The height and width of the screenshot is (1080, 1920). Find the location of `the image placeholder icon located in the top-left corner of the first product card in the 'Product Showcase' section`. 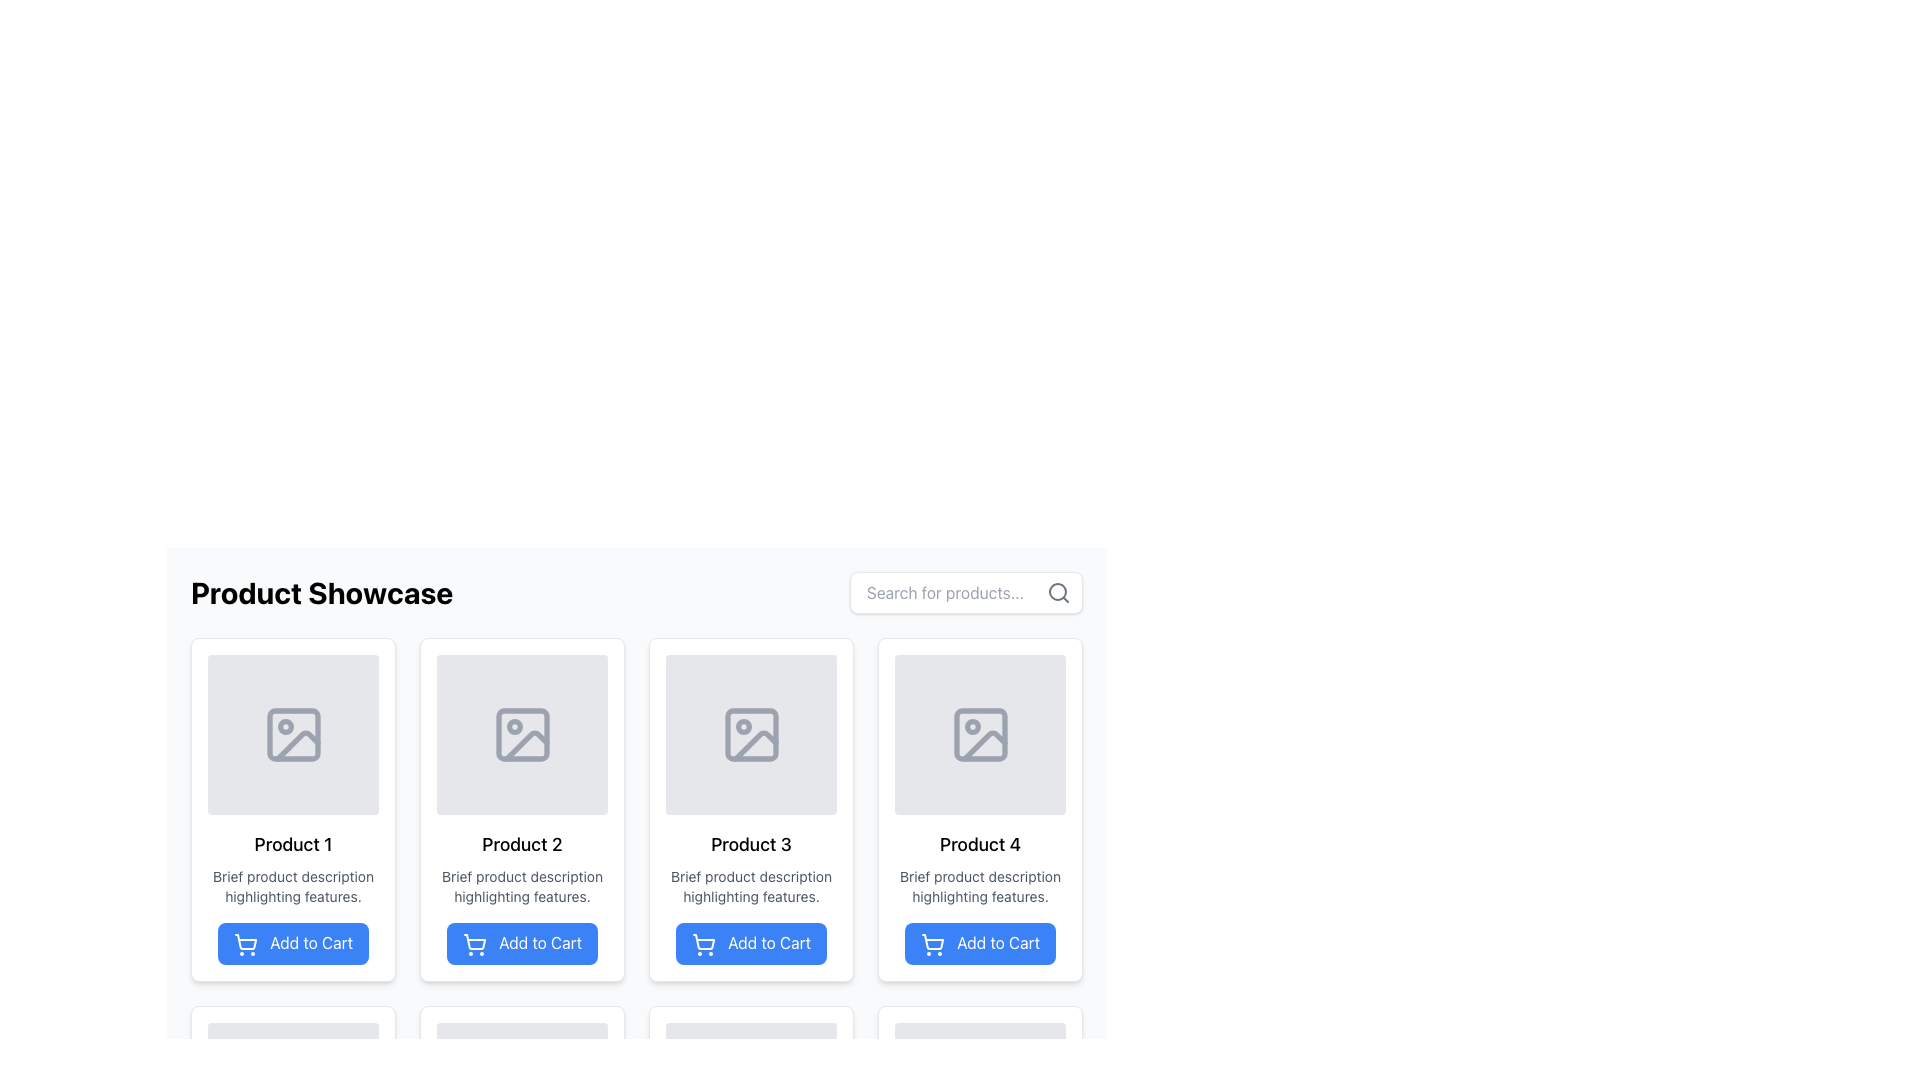

the image placeholder icon located in the top-left corner of the first product card in the 'Product Showcase' section is located at coordinates (292, 735).